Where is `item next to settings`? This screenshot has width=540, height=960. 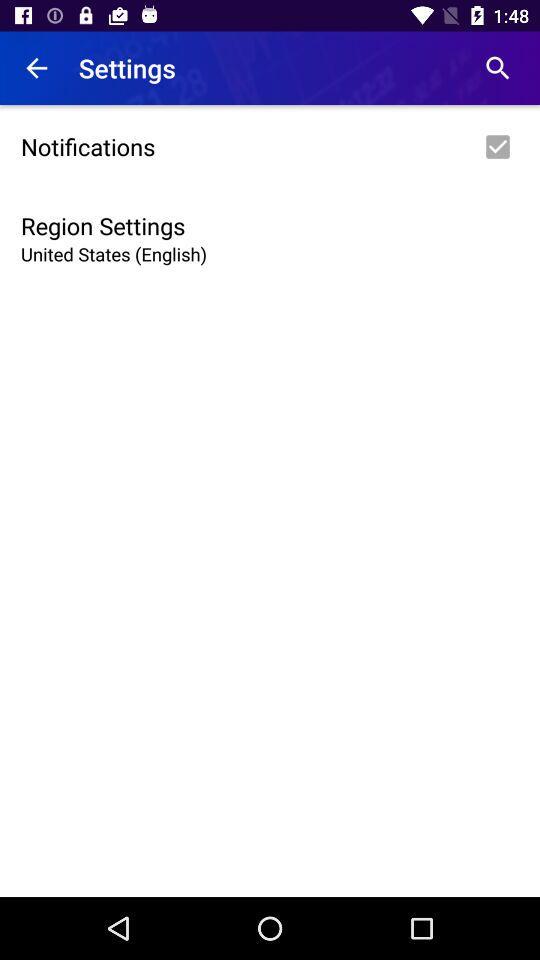 item next to settings is located at coordinates (496, 68).